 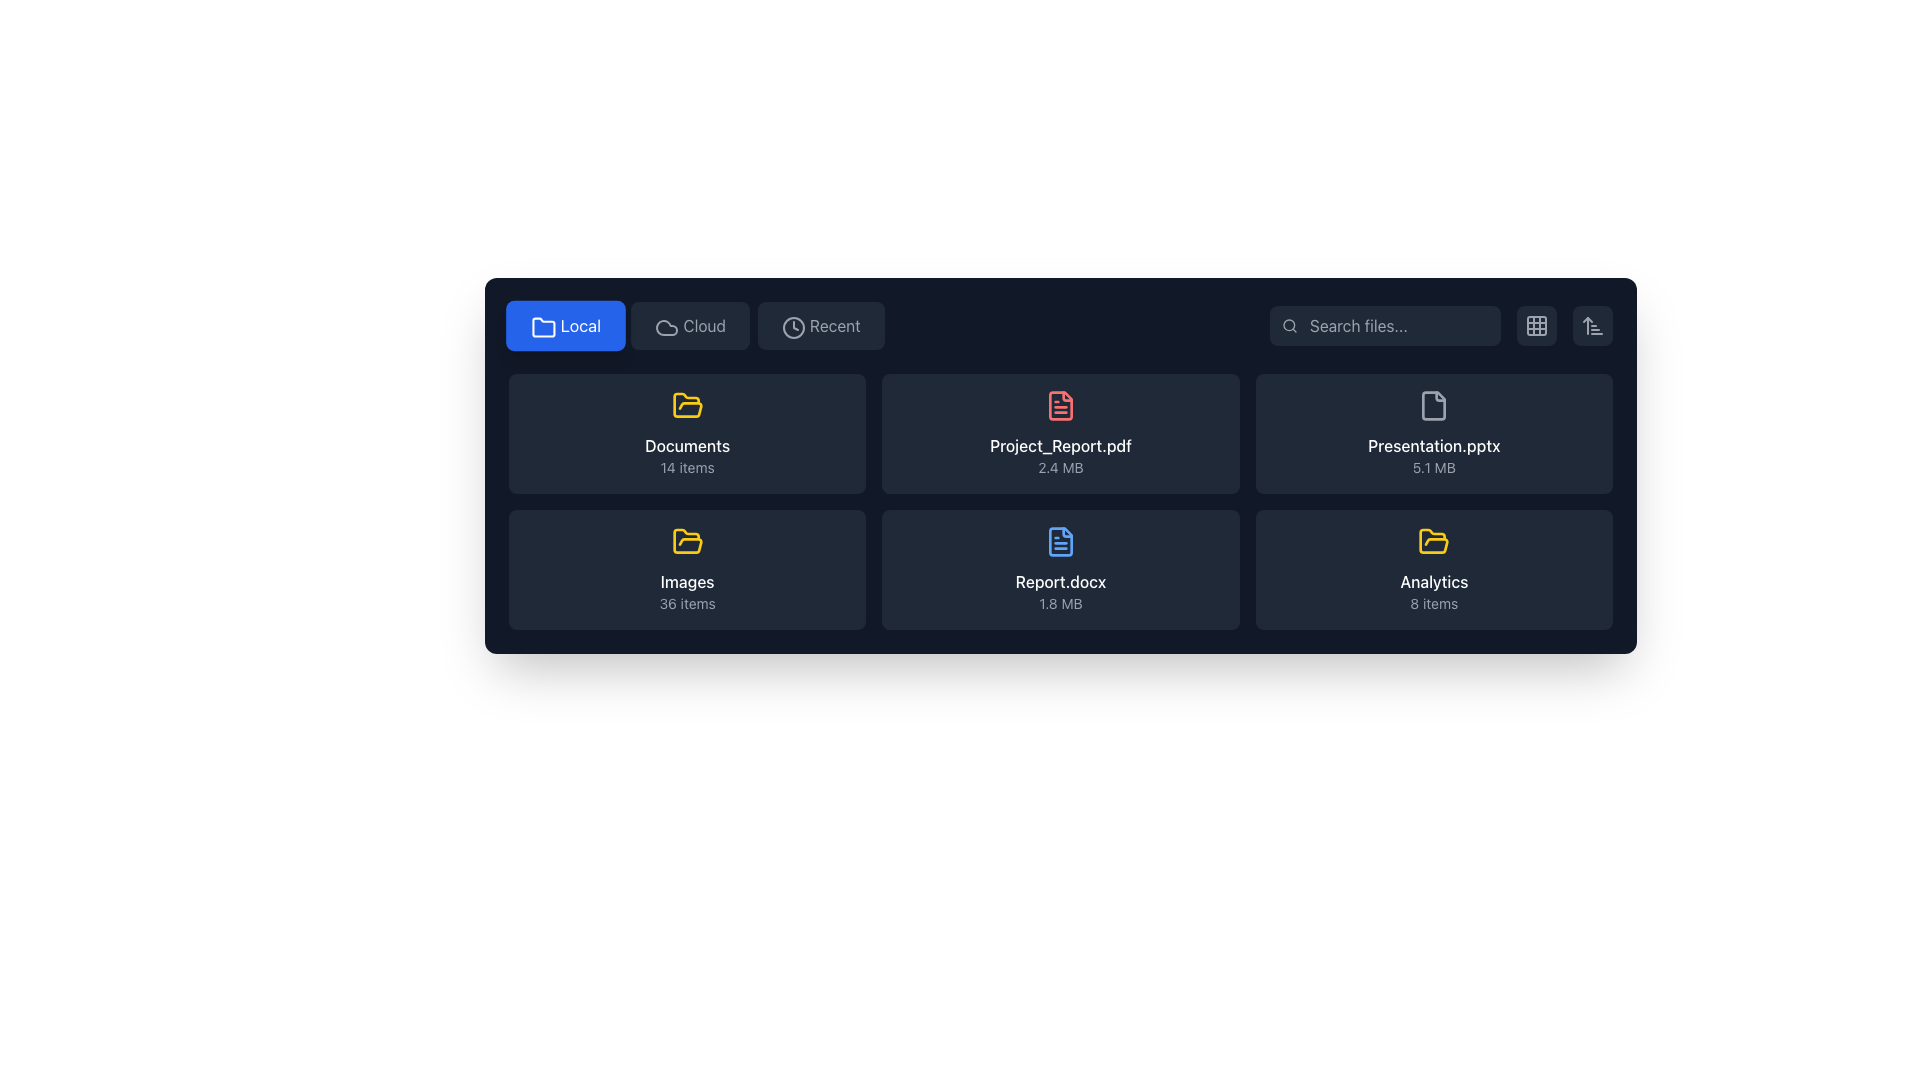 What do you see at coordinates (1059, 570) in the screenshot?
I see `the file representation item with the file name 'Report.docx' and size '1.8 MB'` at bounding box center [1059, 570].